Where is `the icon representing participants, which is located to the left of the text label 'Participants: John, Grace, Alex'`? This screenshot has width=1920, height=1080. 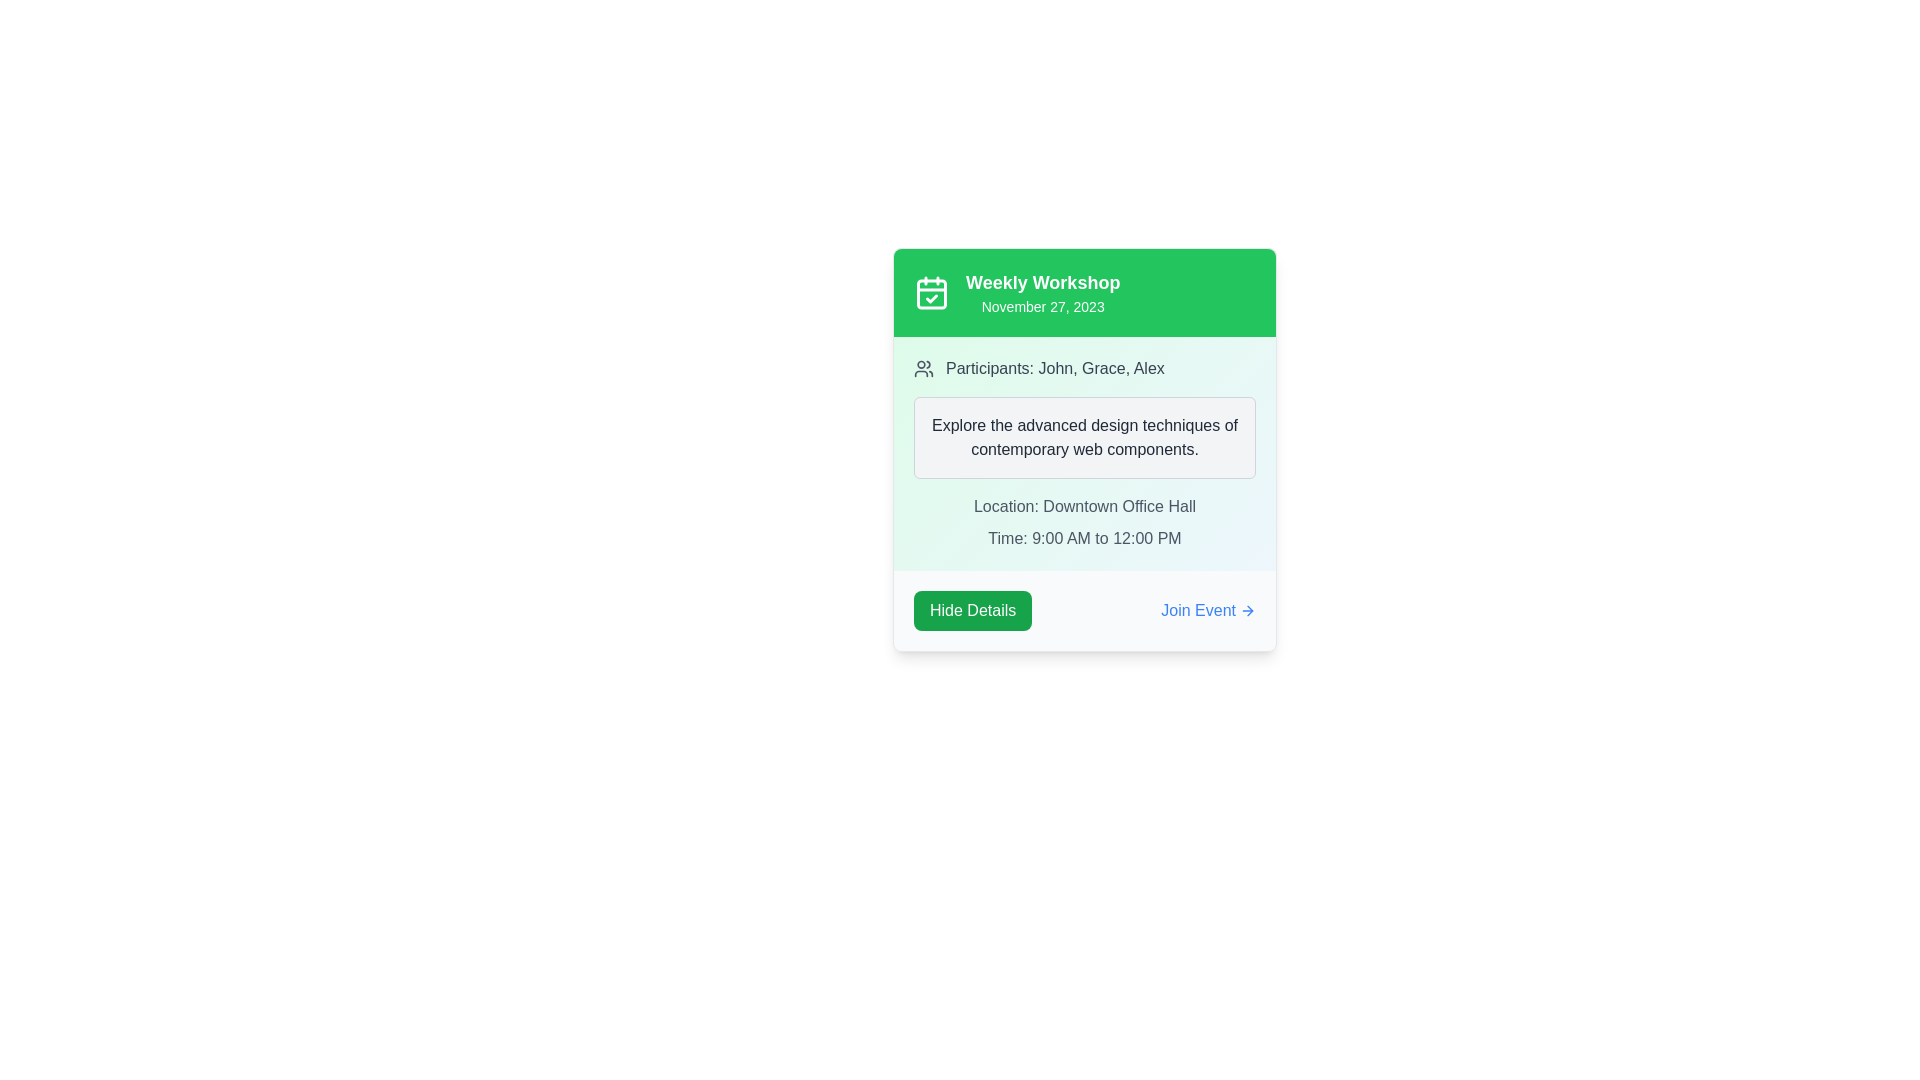
the icon representing participants, which is located to the left of the text label 'Participants: John, Grace, Alex' is located at coordinates (923, 369).